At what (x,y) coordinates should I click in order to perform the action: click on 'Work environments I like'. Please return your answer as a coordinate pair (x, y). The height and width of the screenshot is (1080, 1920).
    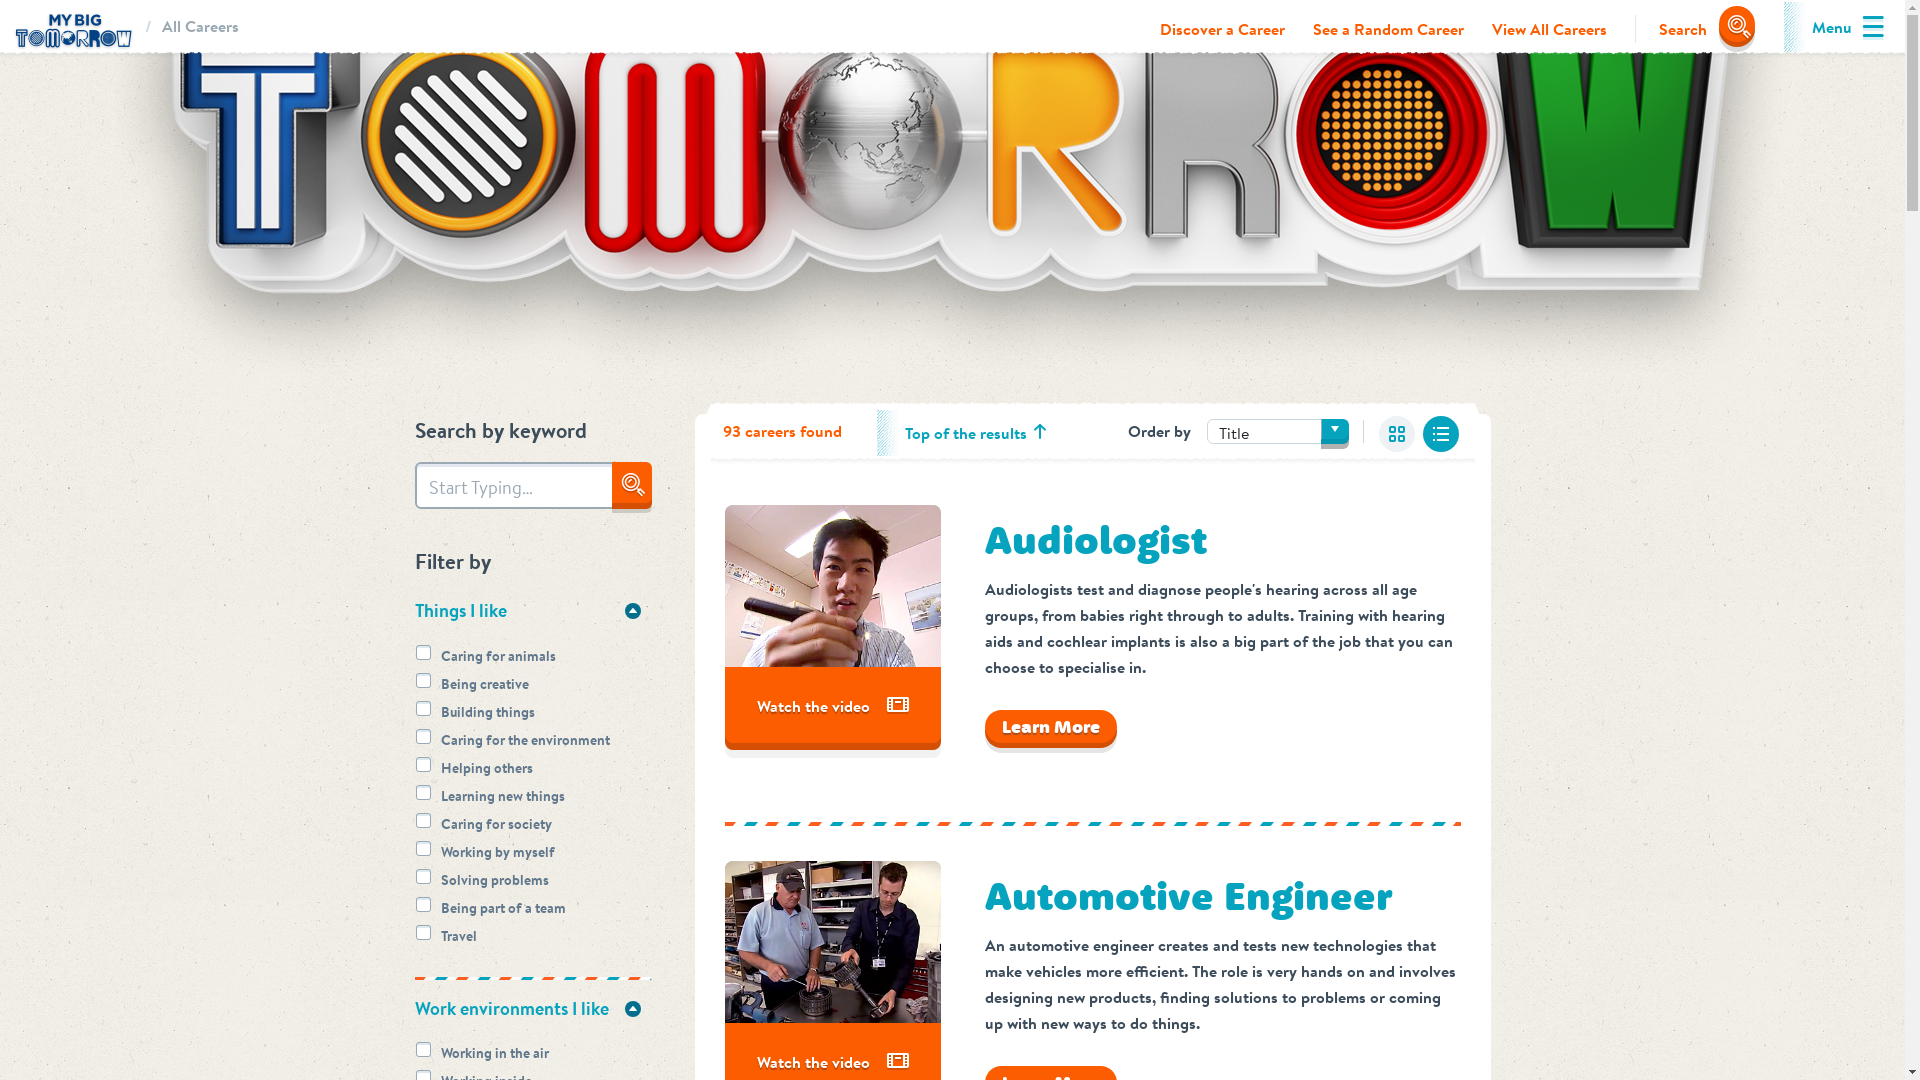
    Looking at the image, I should click on (532, 1009).